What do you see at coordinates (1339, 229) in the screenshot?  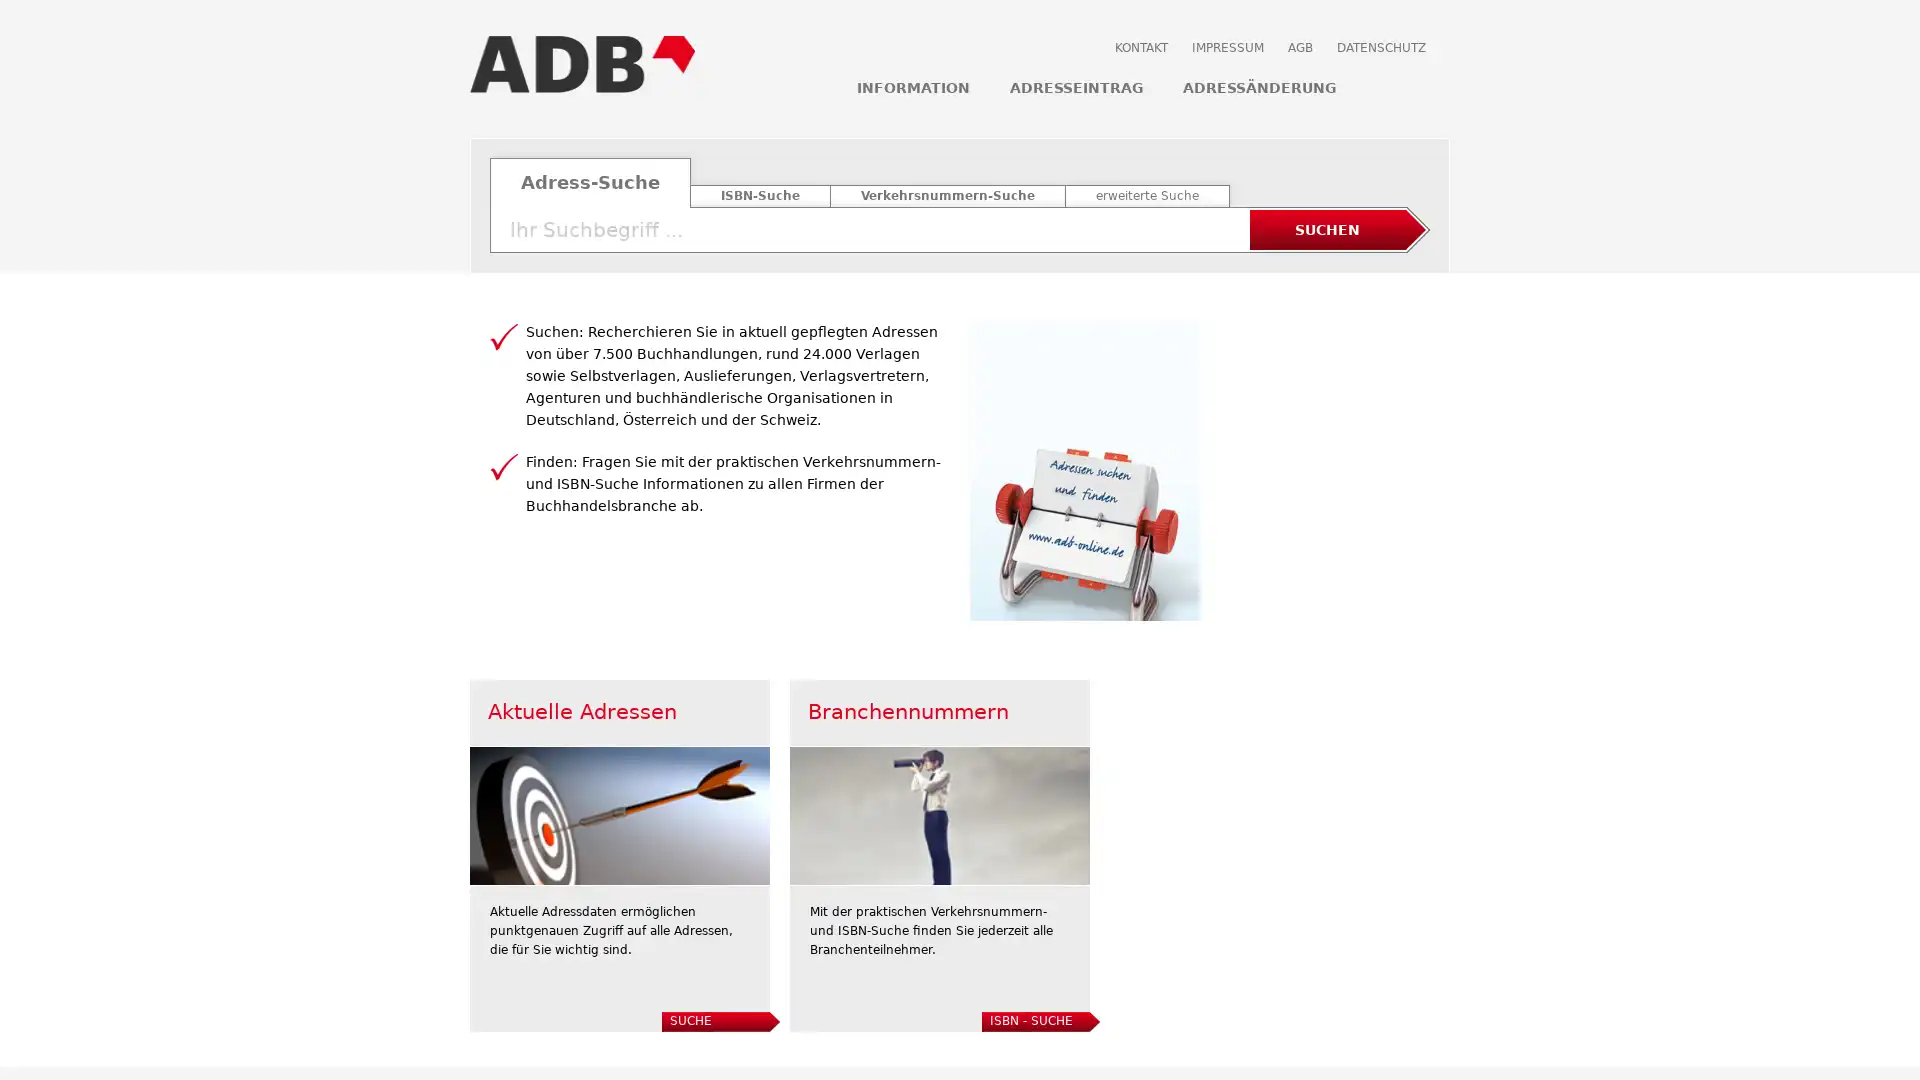 I see `SUCHEN` at bounding box center [1339, 229].